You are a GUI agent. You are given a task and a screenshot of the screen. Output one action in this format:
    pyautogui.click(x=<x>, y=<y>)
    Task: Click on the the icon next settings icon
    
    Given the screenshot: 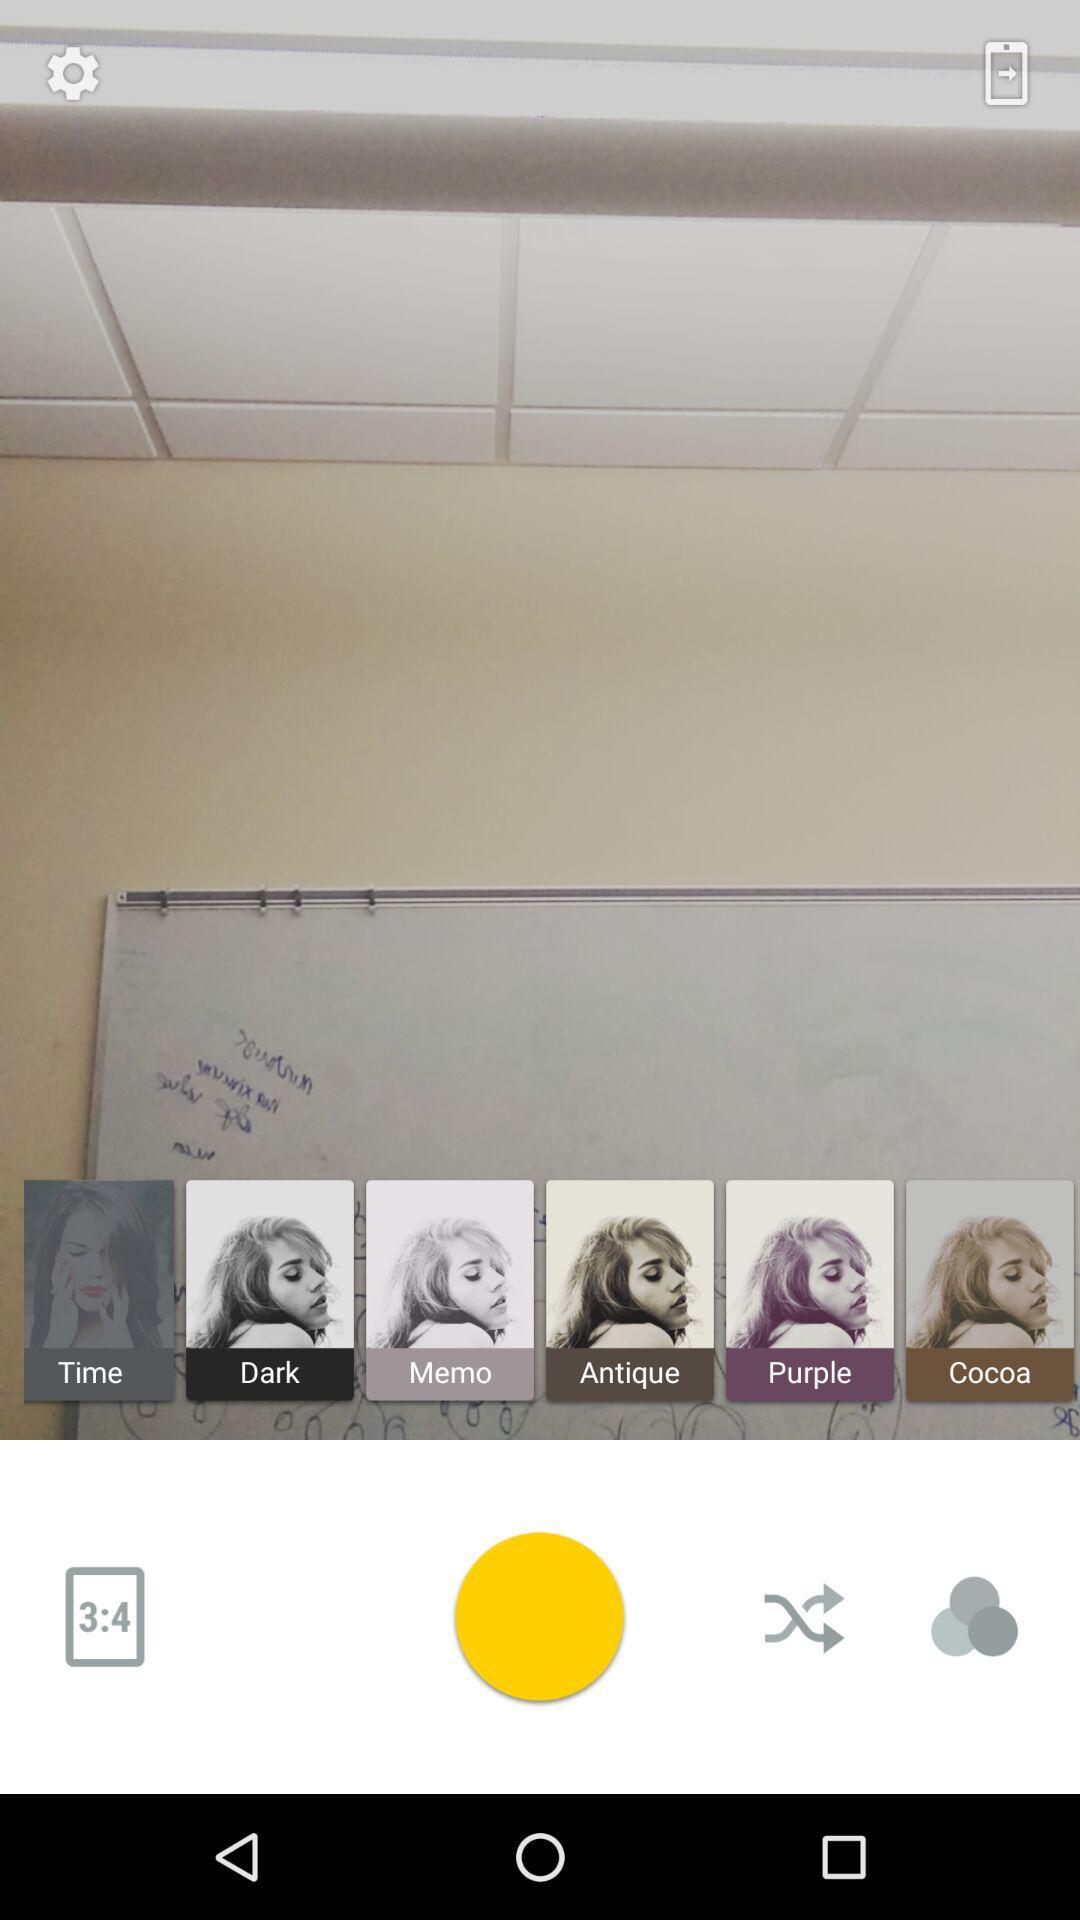 What is the action you would take?
    pyautogui.click(x=1006, y=73)
    